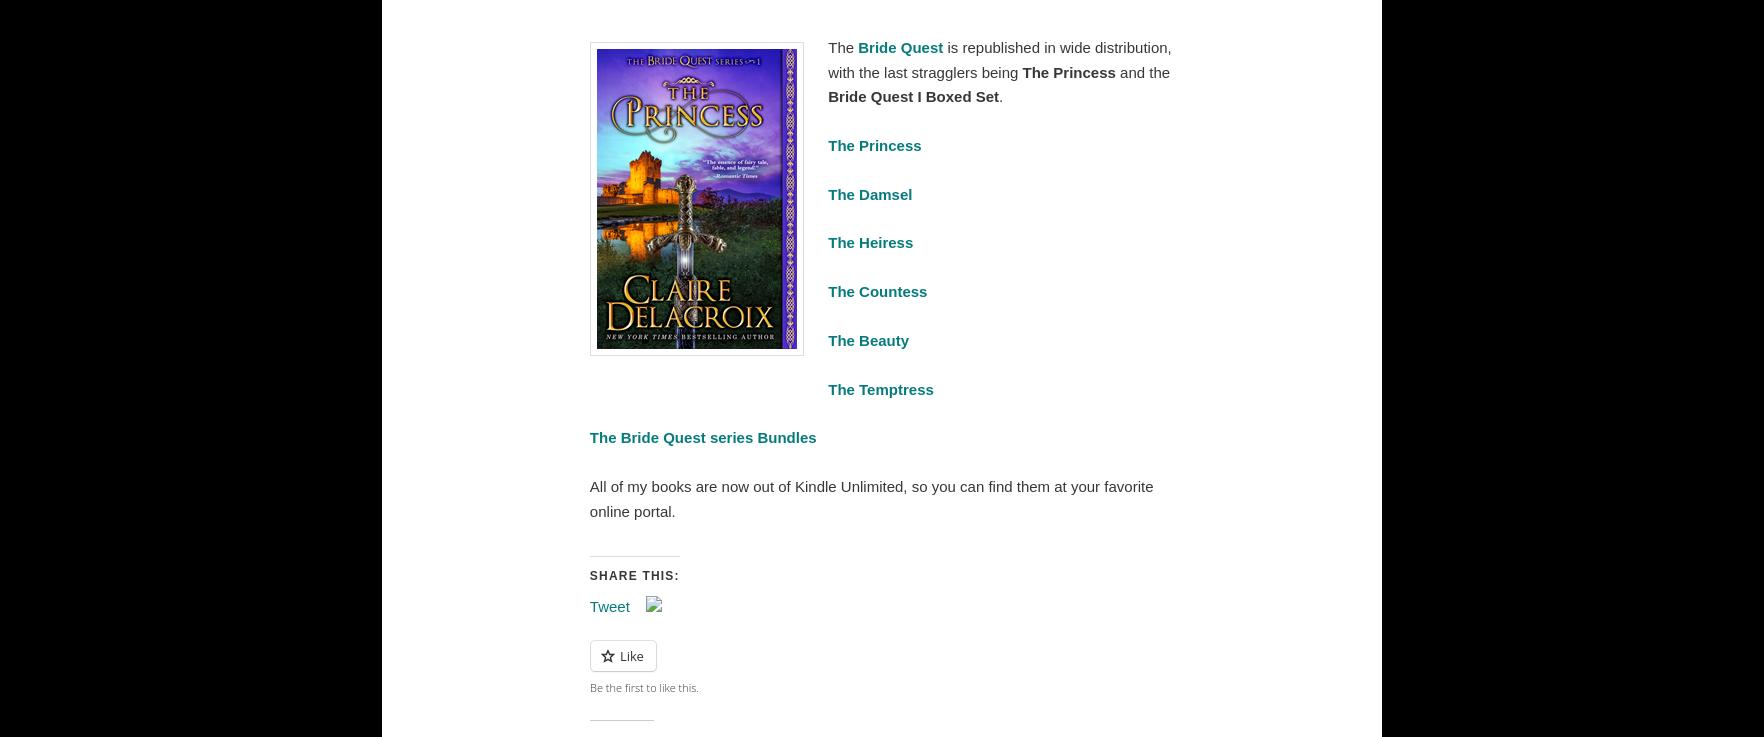  What do you see at coordinates (900, 47) in the screenshot?
I see `'Bride Quest'` at bounding box center [900, 47].